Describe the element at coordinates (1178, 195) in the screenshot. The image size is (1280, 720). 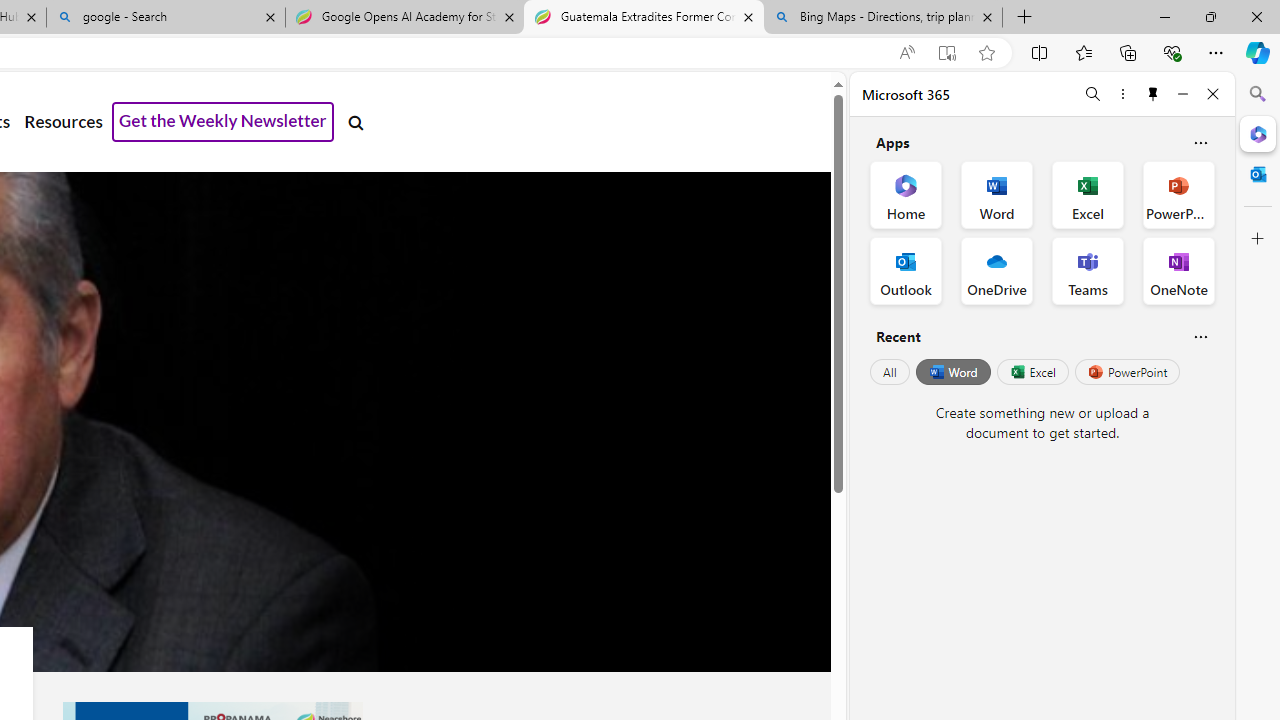
I see `'PowerPoint Office App'` at that location.